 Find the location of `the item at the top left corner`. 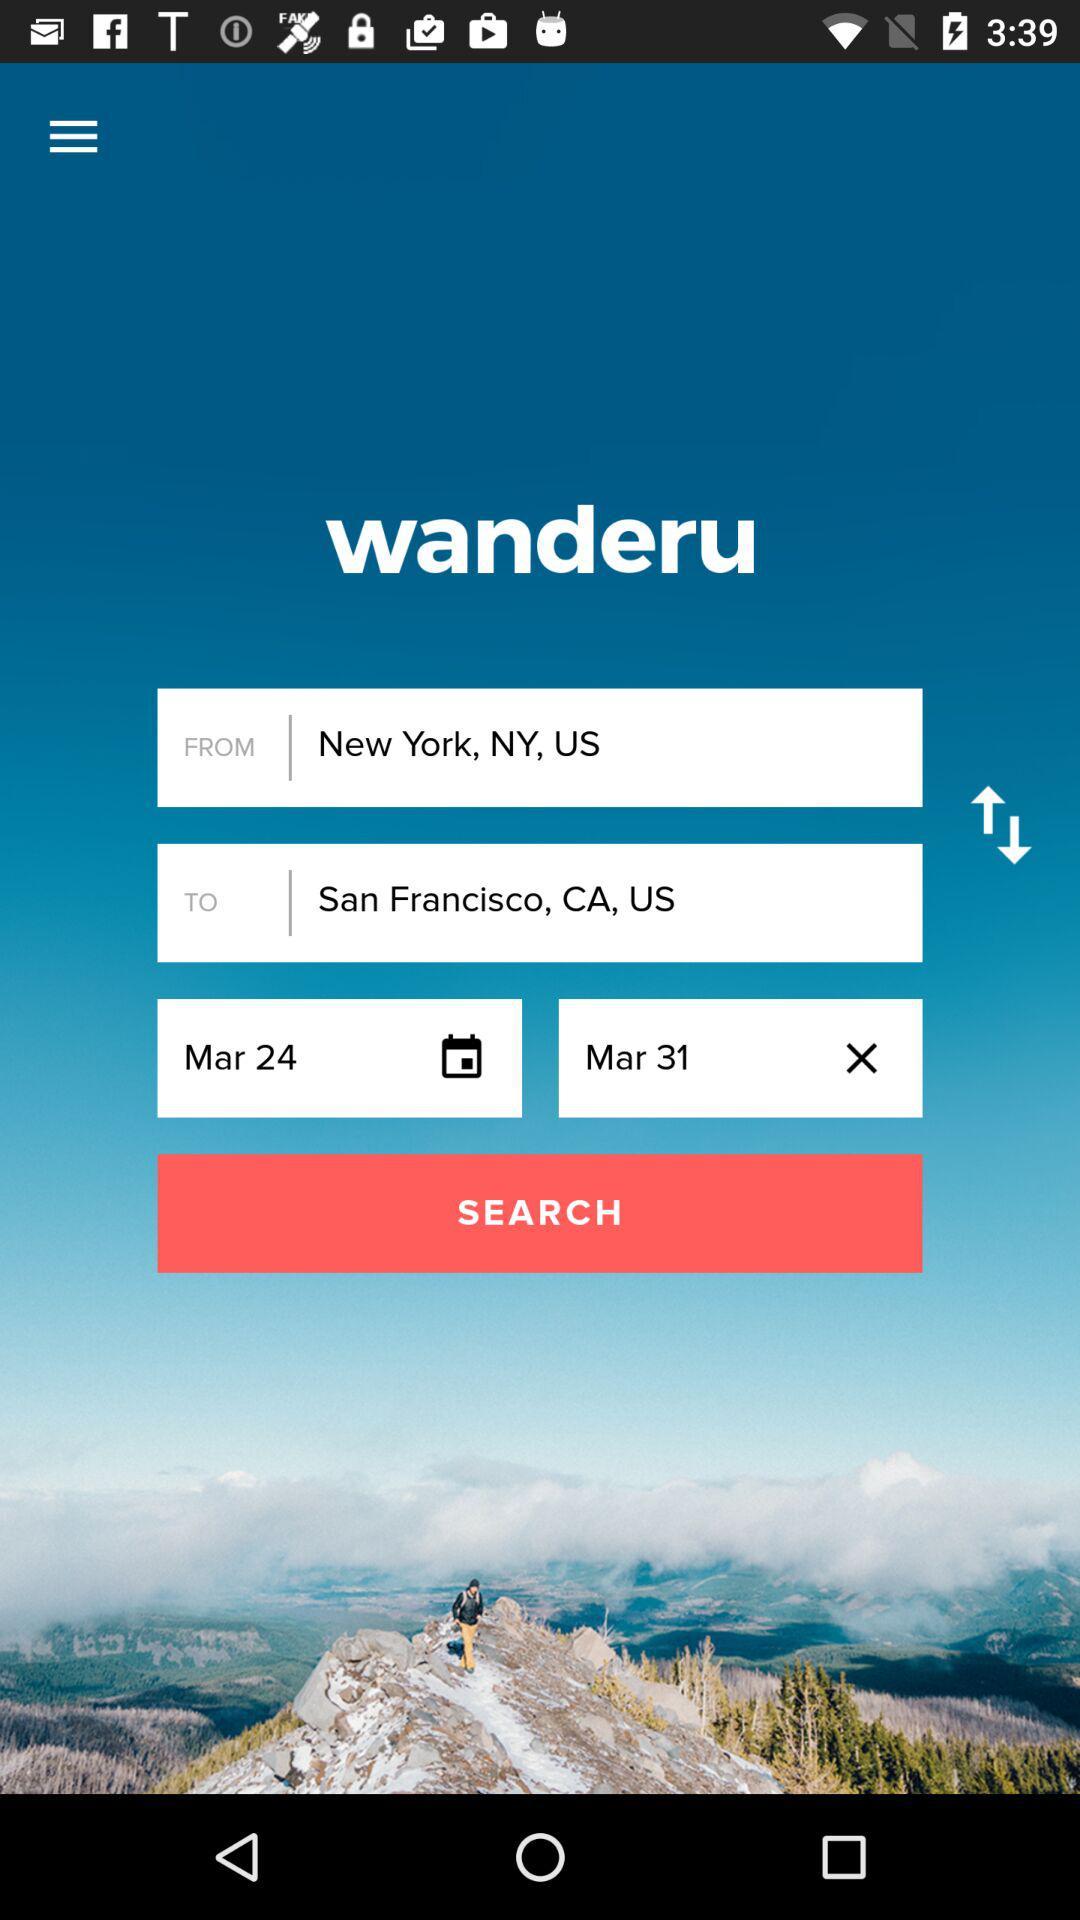

the item at the top left corner is located at coordinates (72, 135).